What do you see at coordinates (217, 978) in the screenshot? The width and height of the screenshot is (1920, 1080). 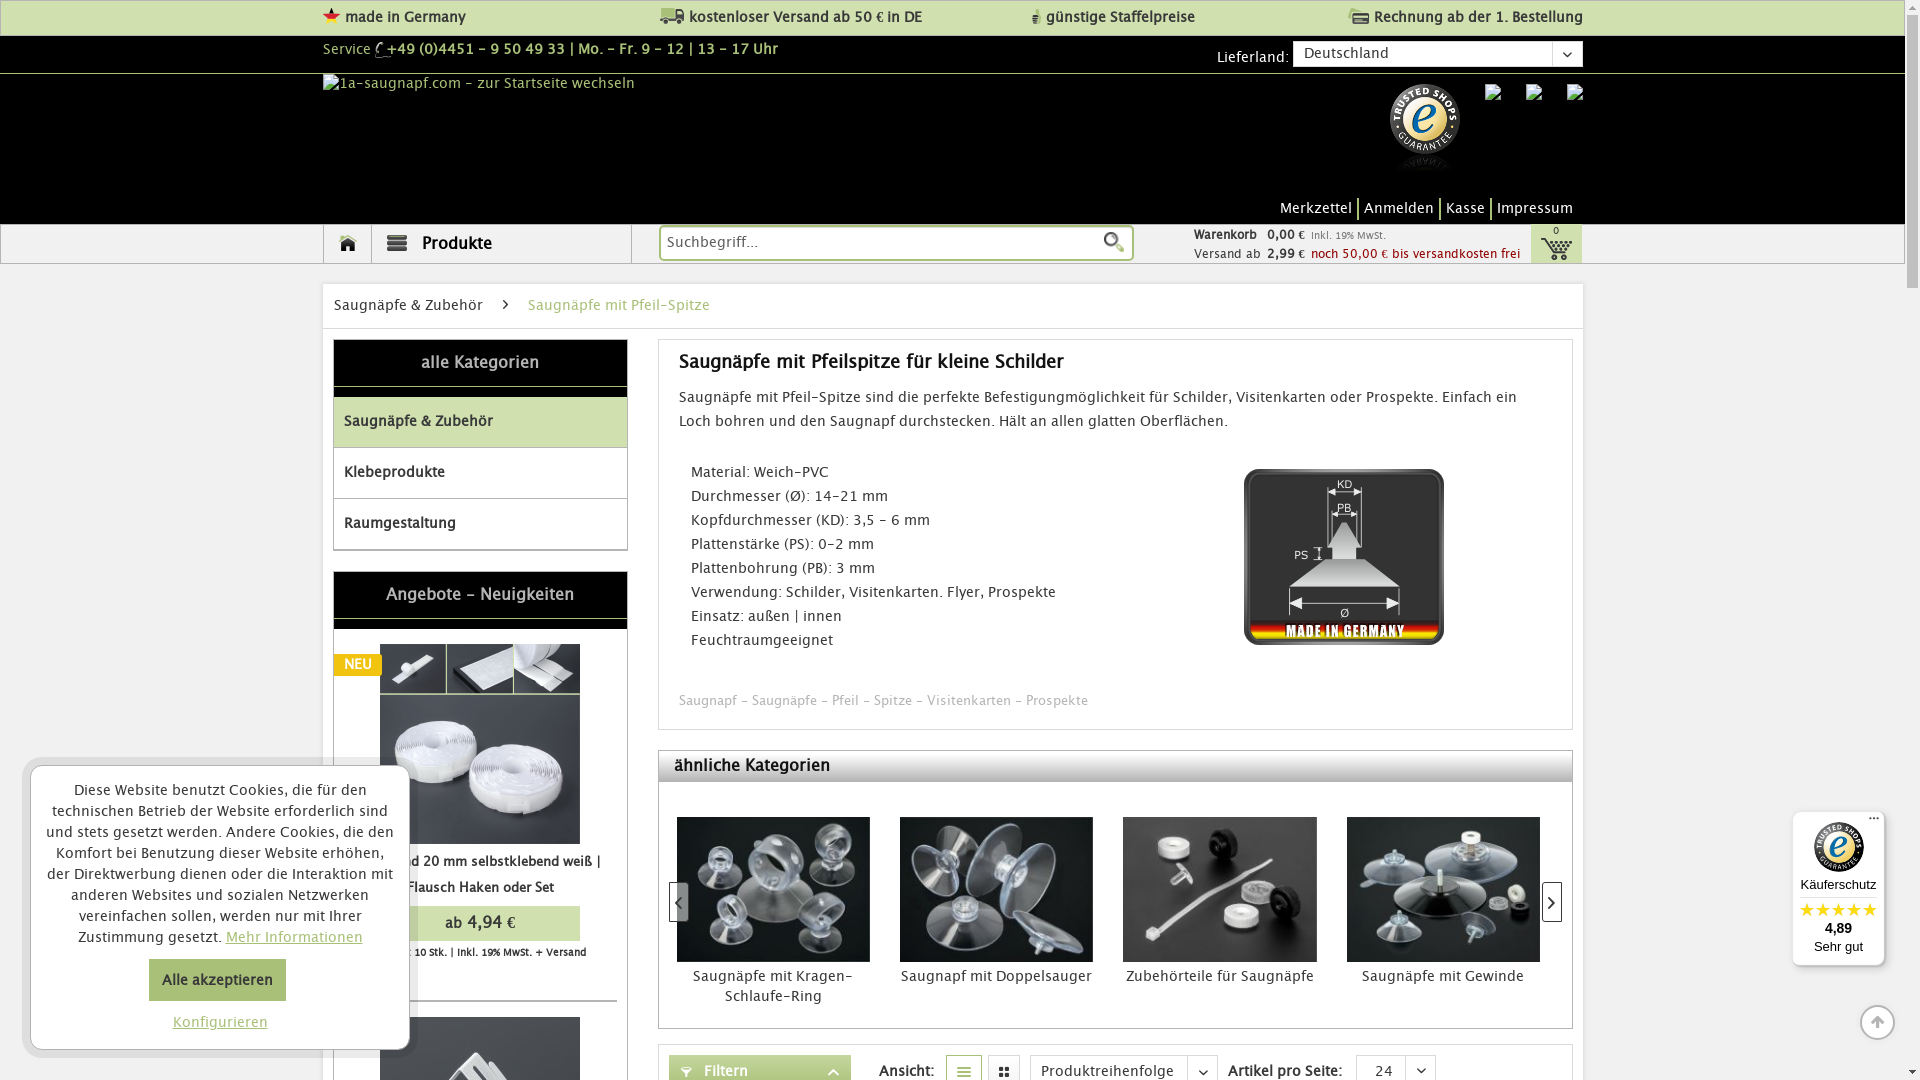 I see `'Alle akzeptieren'` at bounding box center [217, 978].